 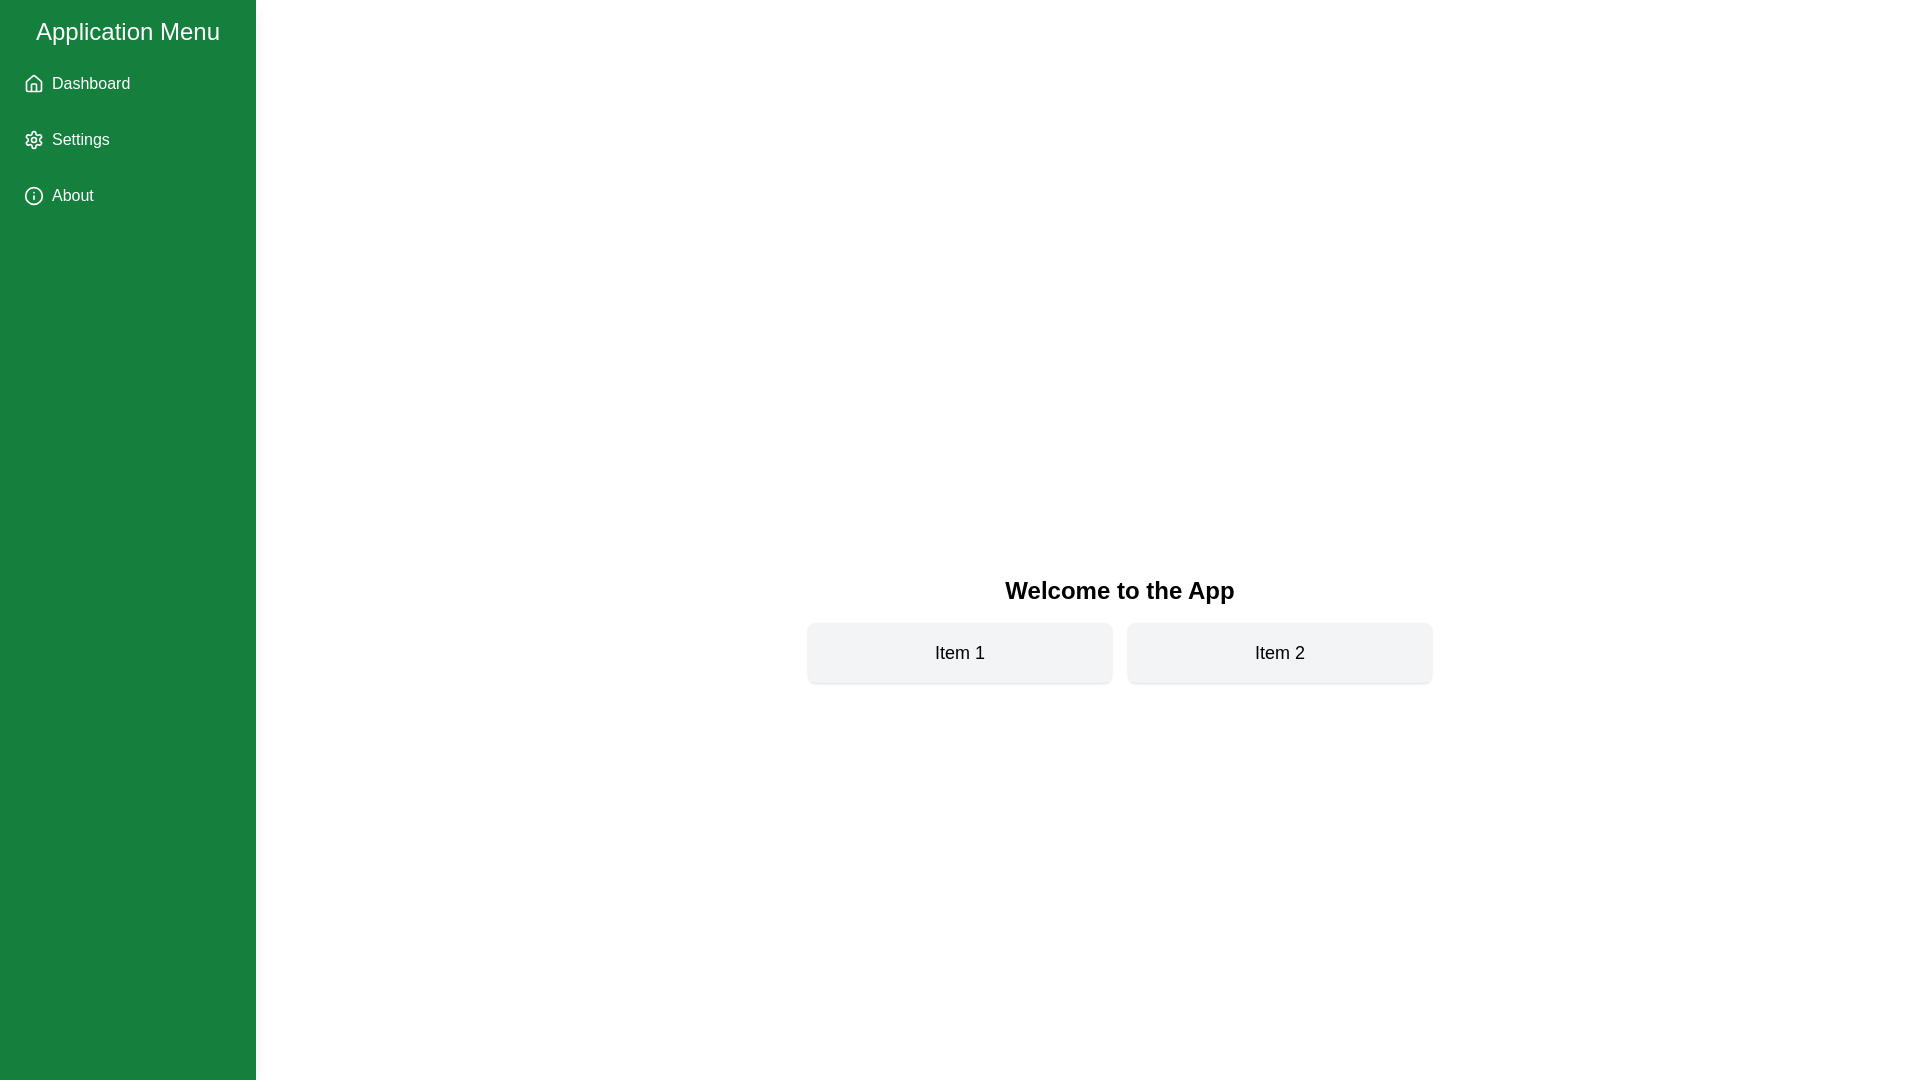 I want to click on the Dashboard menu item in the sidebar, so click(x=127, y=83).